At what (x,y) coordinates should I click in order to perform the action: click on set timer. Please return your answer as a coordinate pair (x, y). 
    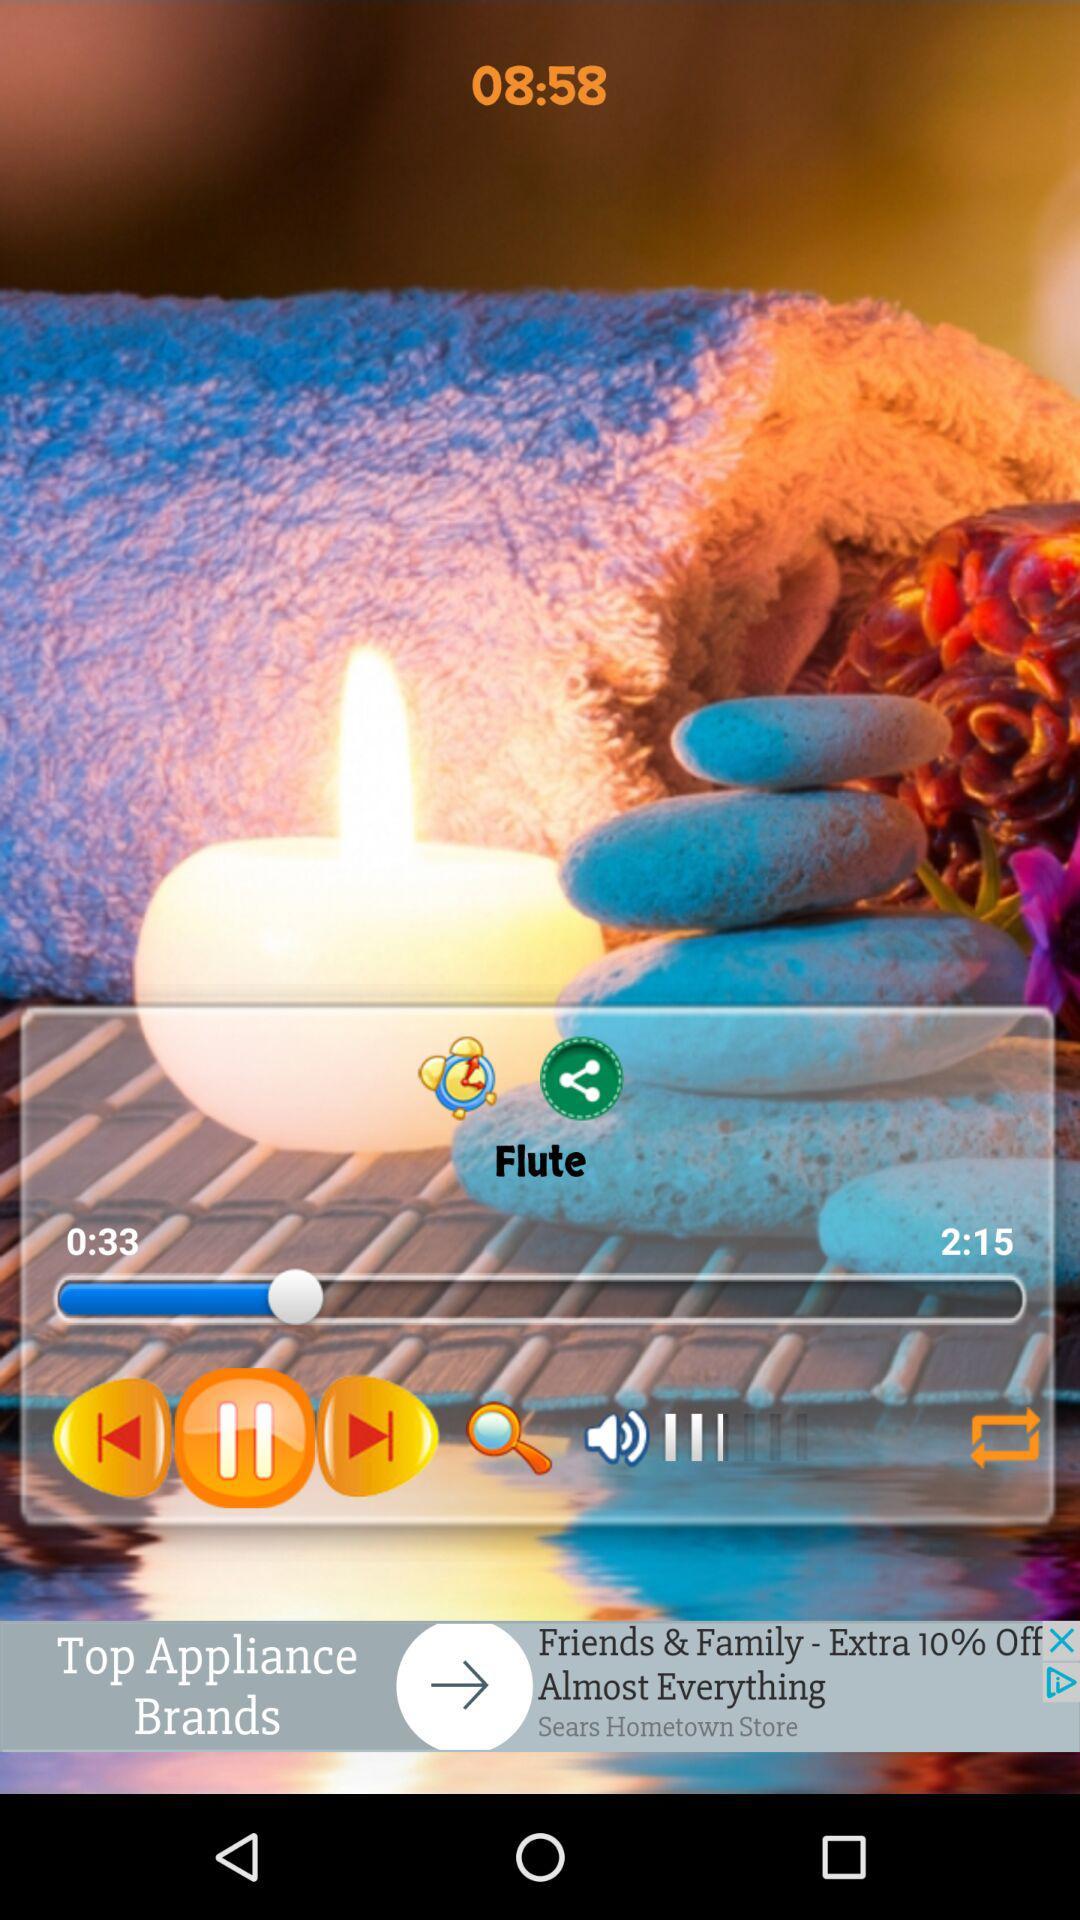
    Looking at the image, I should click on (458, 1077).